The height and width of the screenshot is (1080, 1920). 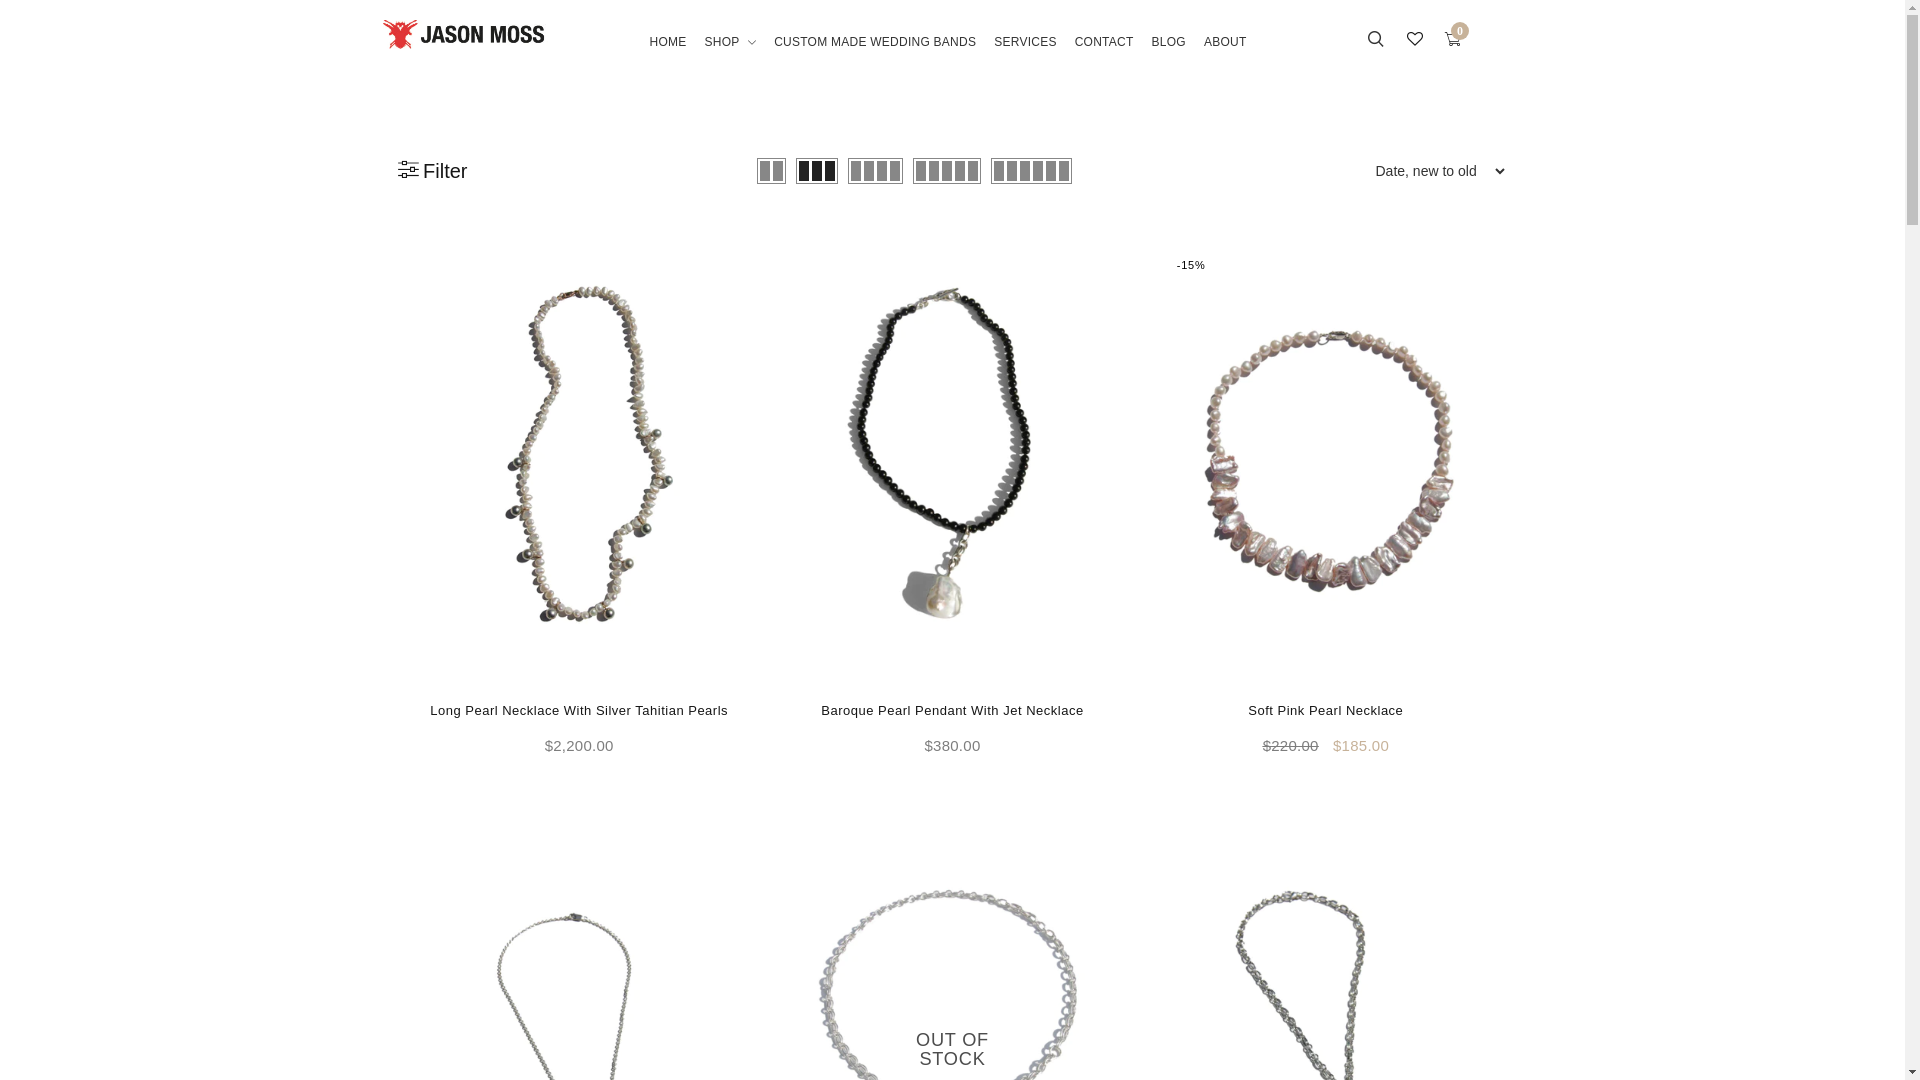 What do you see at coordinates (1414, 41) in the screenshot?
I see `'My Wishlist'` at bounding box center [1414, 41].